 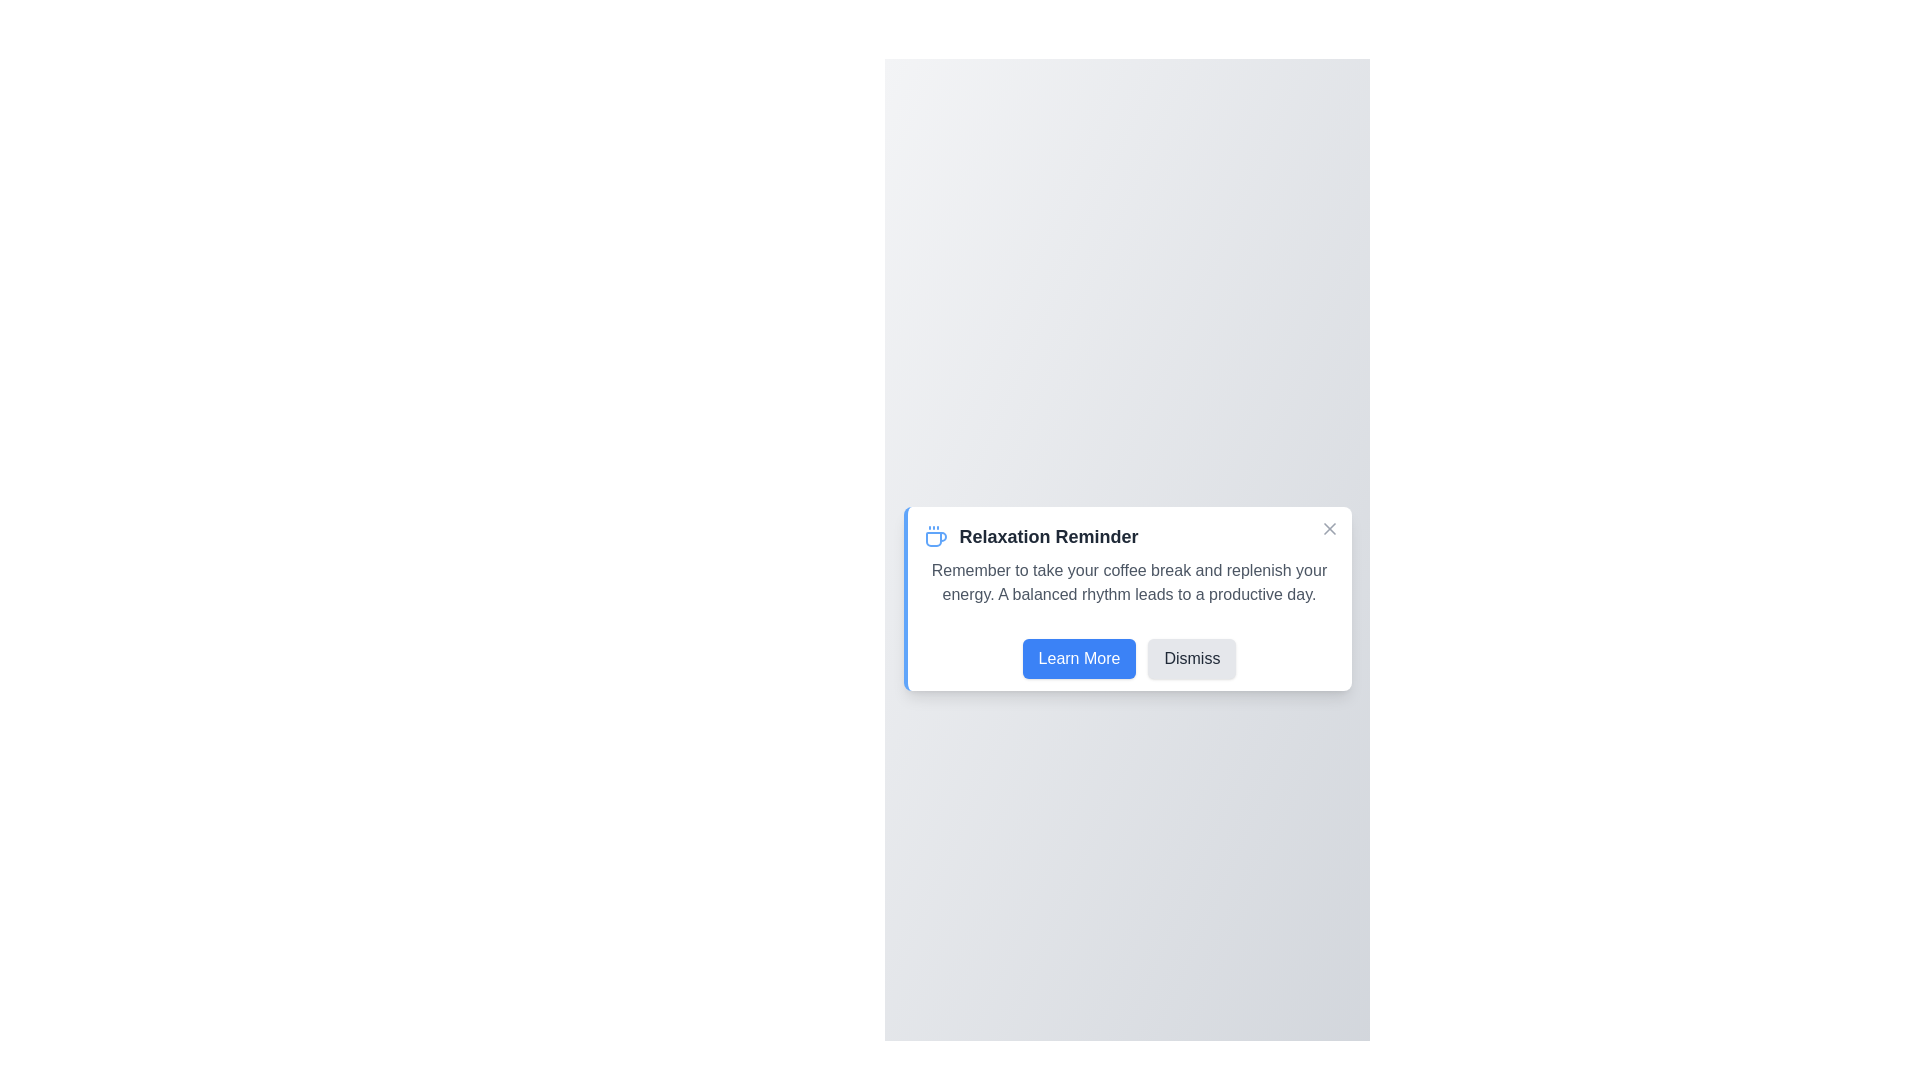 What do you see at coordinates (1078, 659) in the screenshot?
I see `the 'Learn More' button to proceed to the next step` at bounding box center [1078, 659].